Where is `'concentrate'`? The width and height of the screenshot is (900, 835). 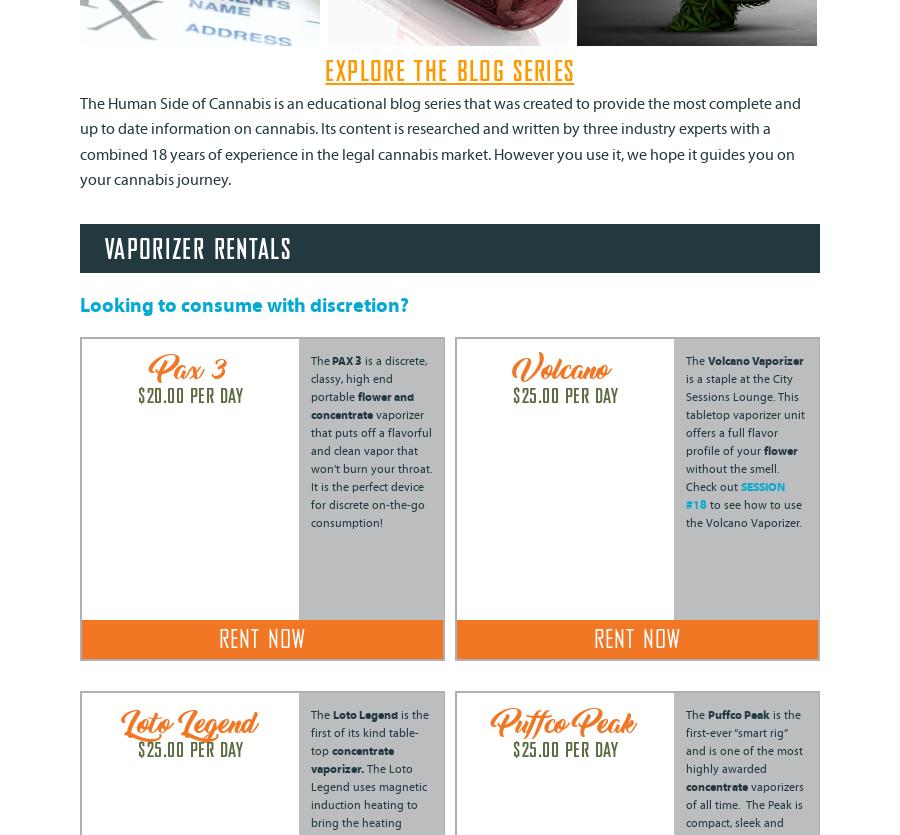 'concentrate' is located at coordinates (716, 785).